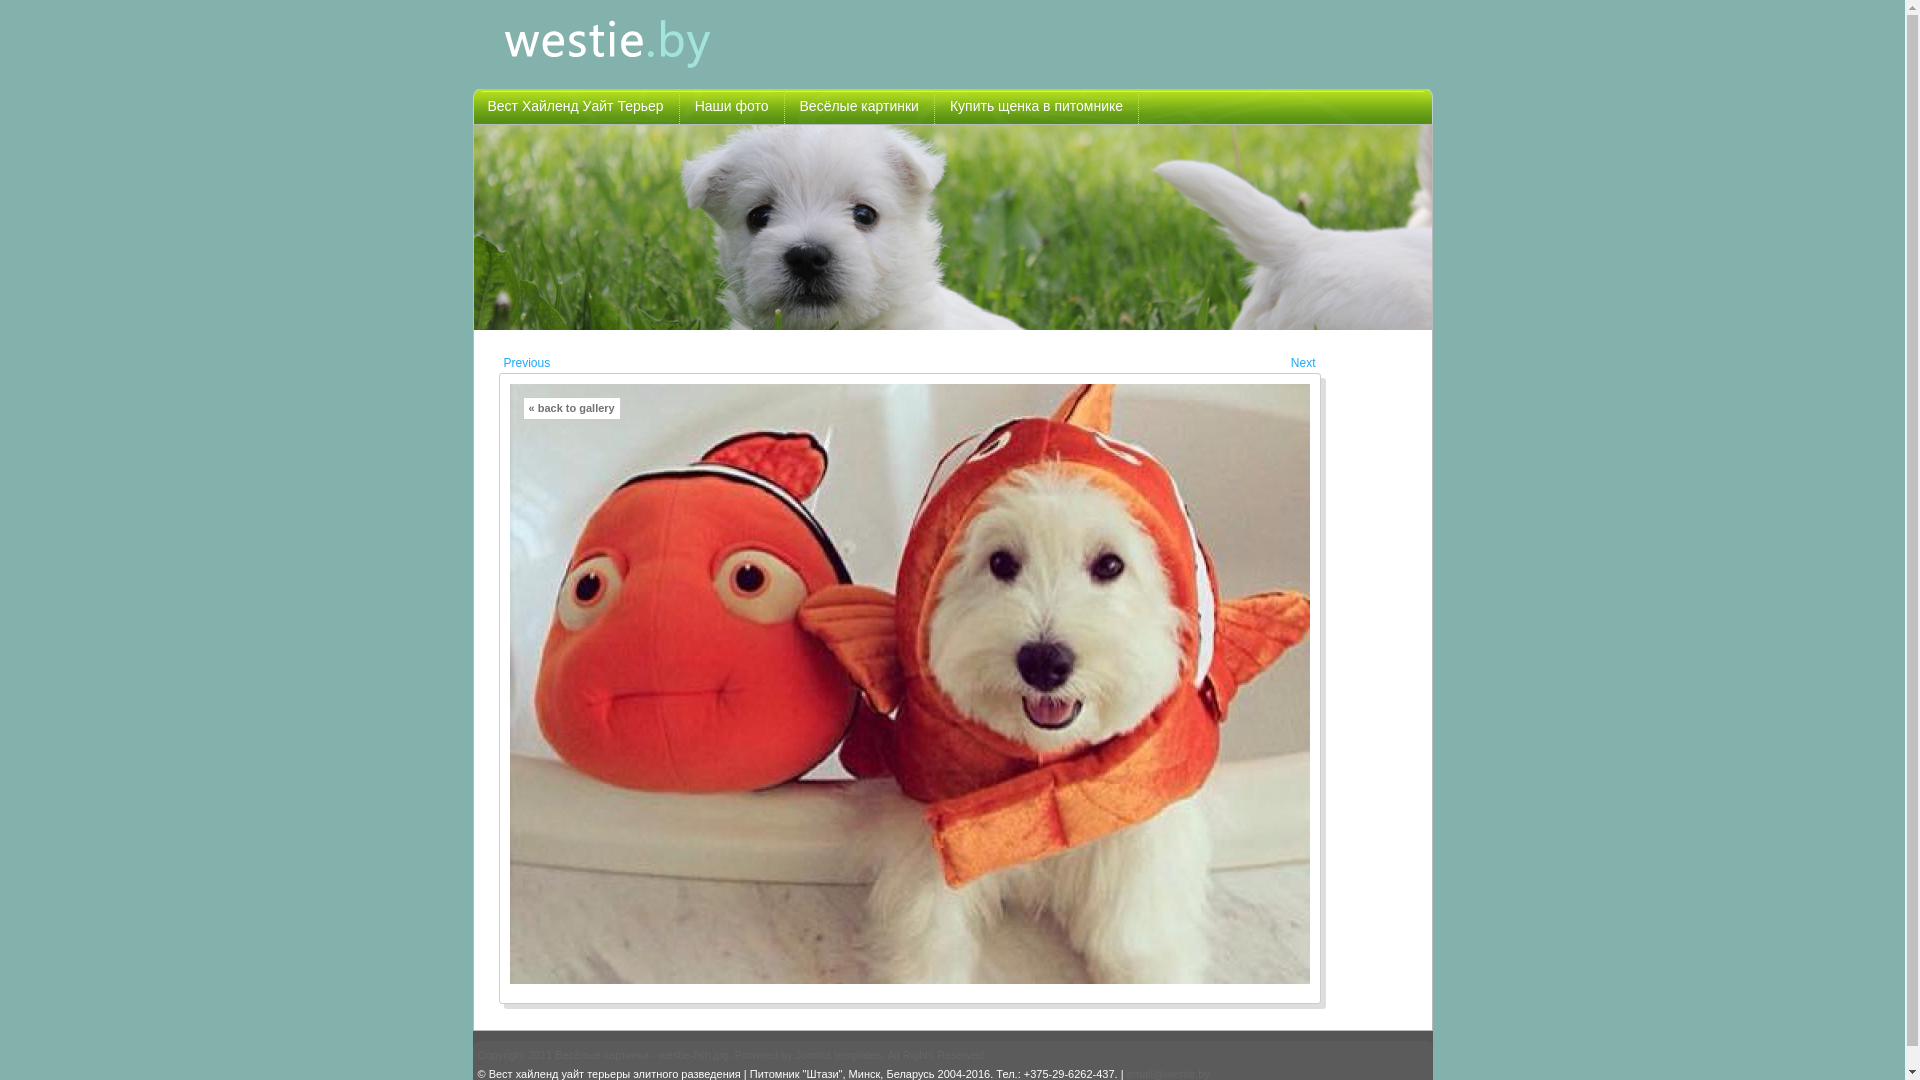  I want to click on 'Previous', so click(527, 363).